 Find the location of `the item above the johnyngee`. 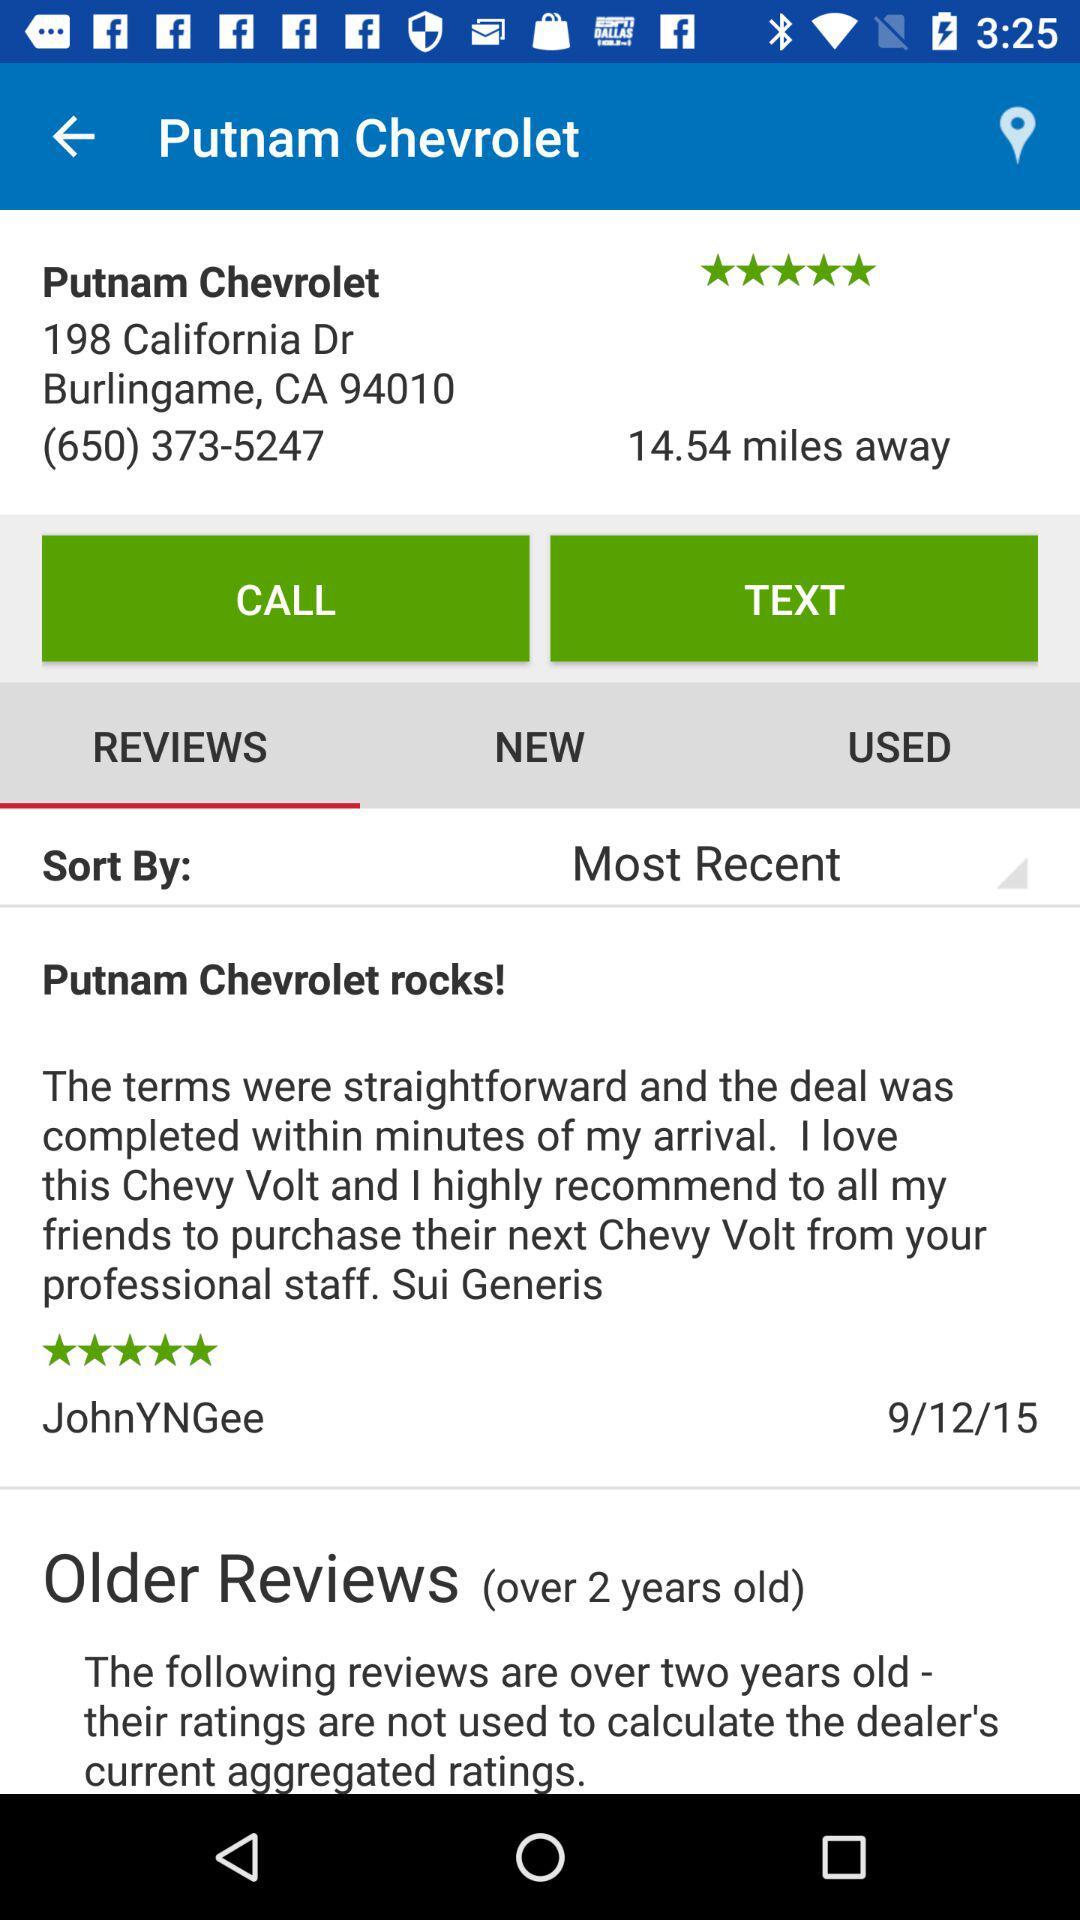

the item above the johnyngee is located at coordinates (130, 1349).